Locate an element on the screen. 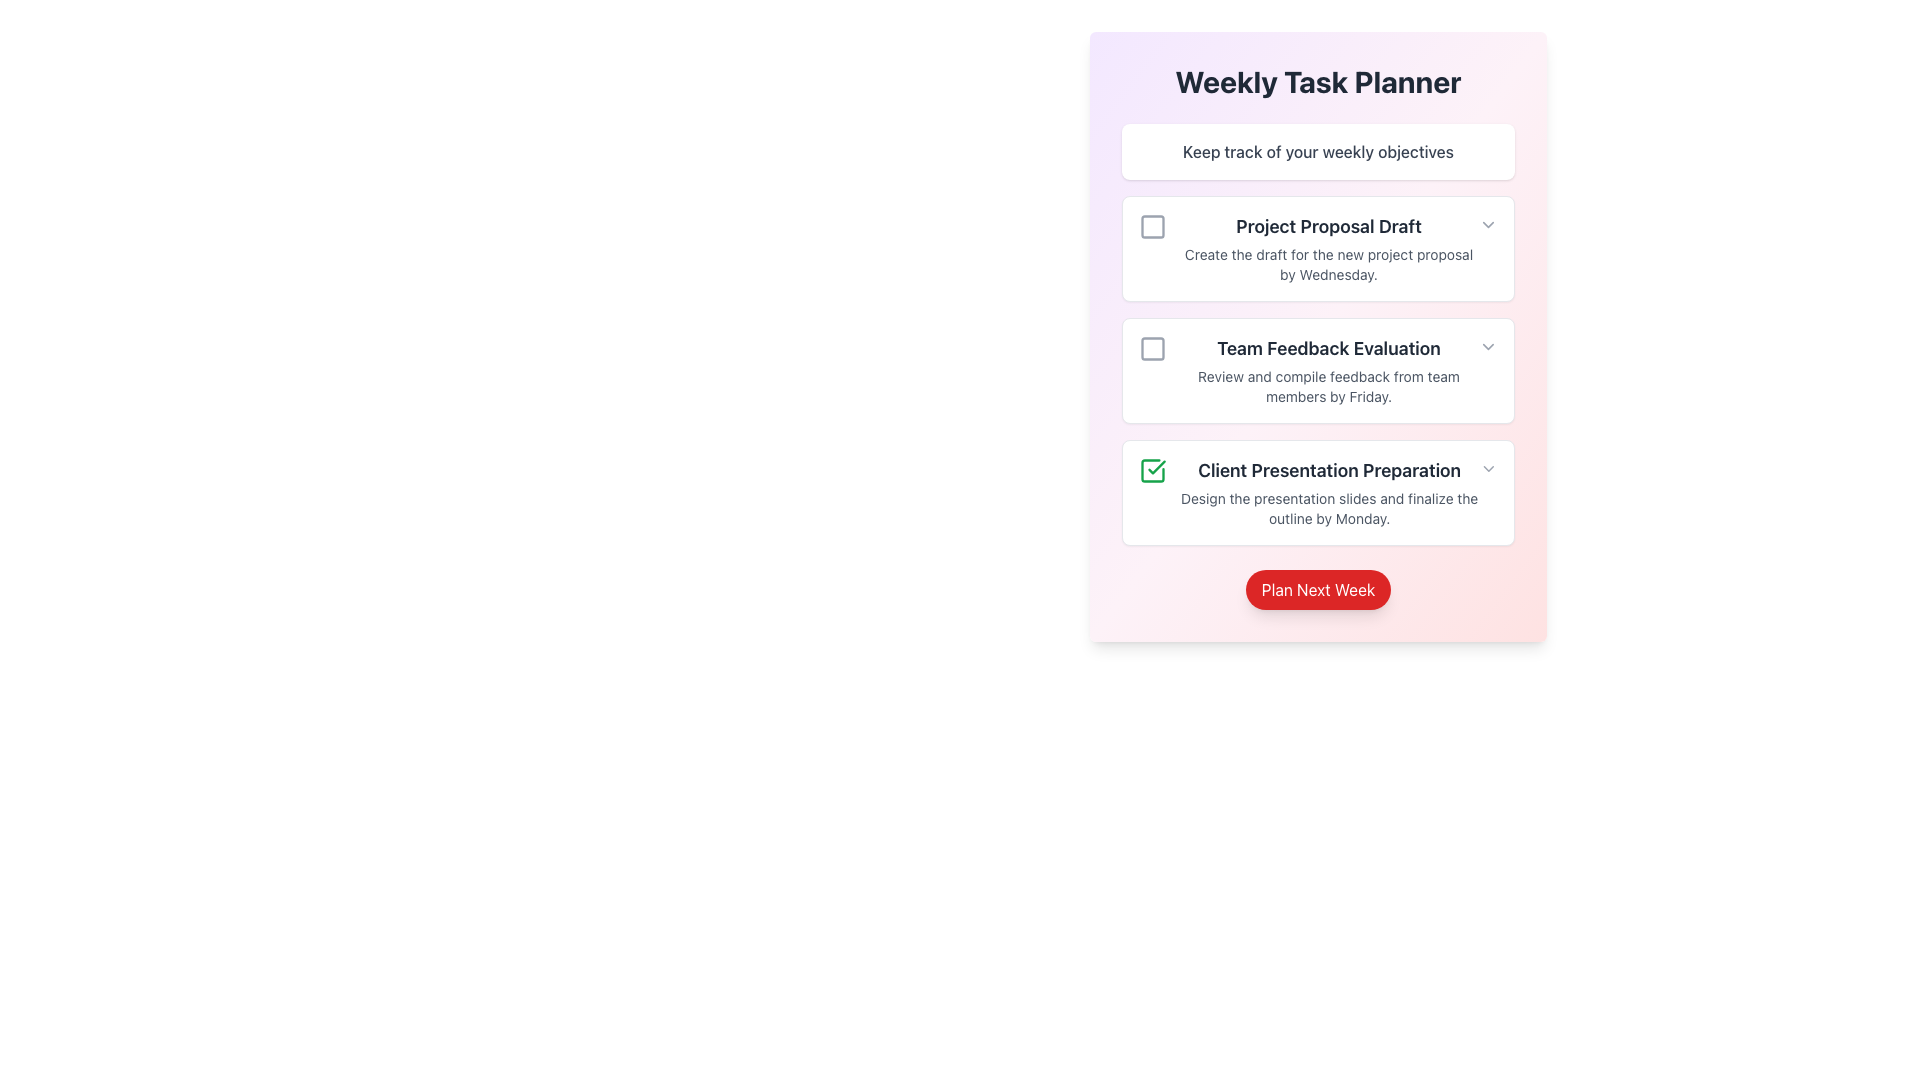 This screenshot has width=1920, height=1080. the header text 'Team Feedback Evaluation', which is styled in a large, bold font and positioned above the description text in a dark gray color is located at coordinates (1329, 347).